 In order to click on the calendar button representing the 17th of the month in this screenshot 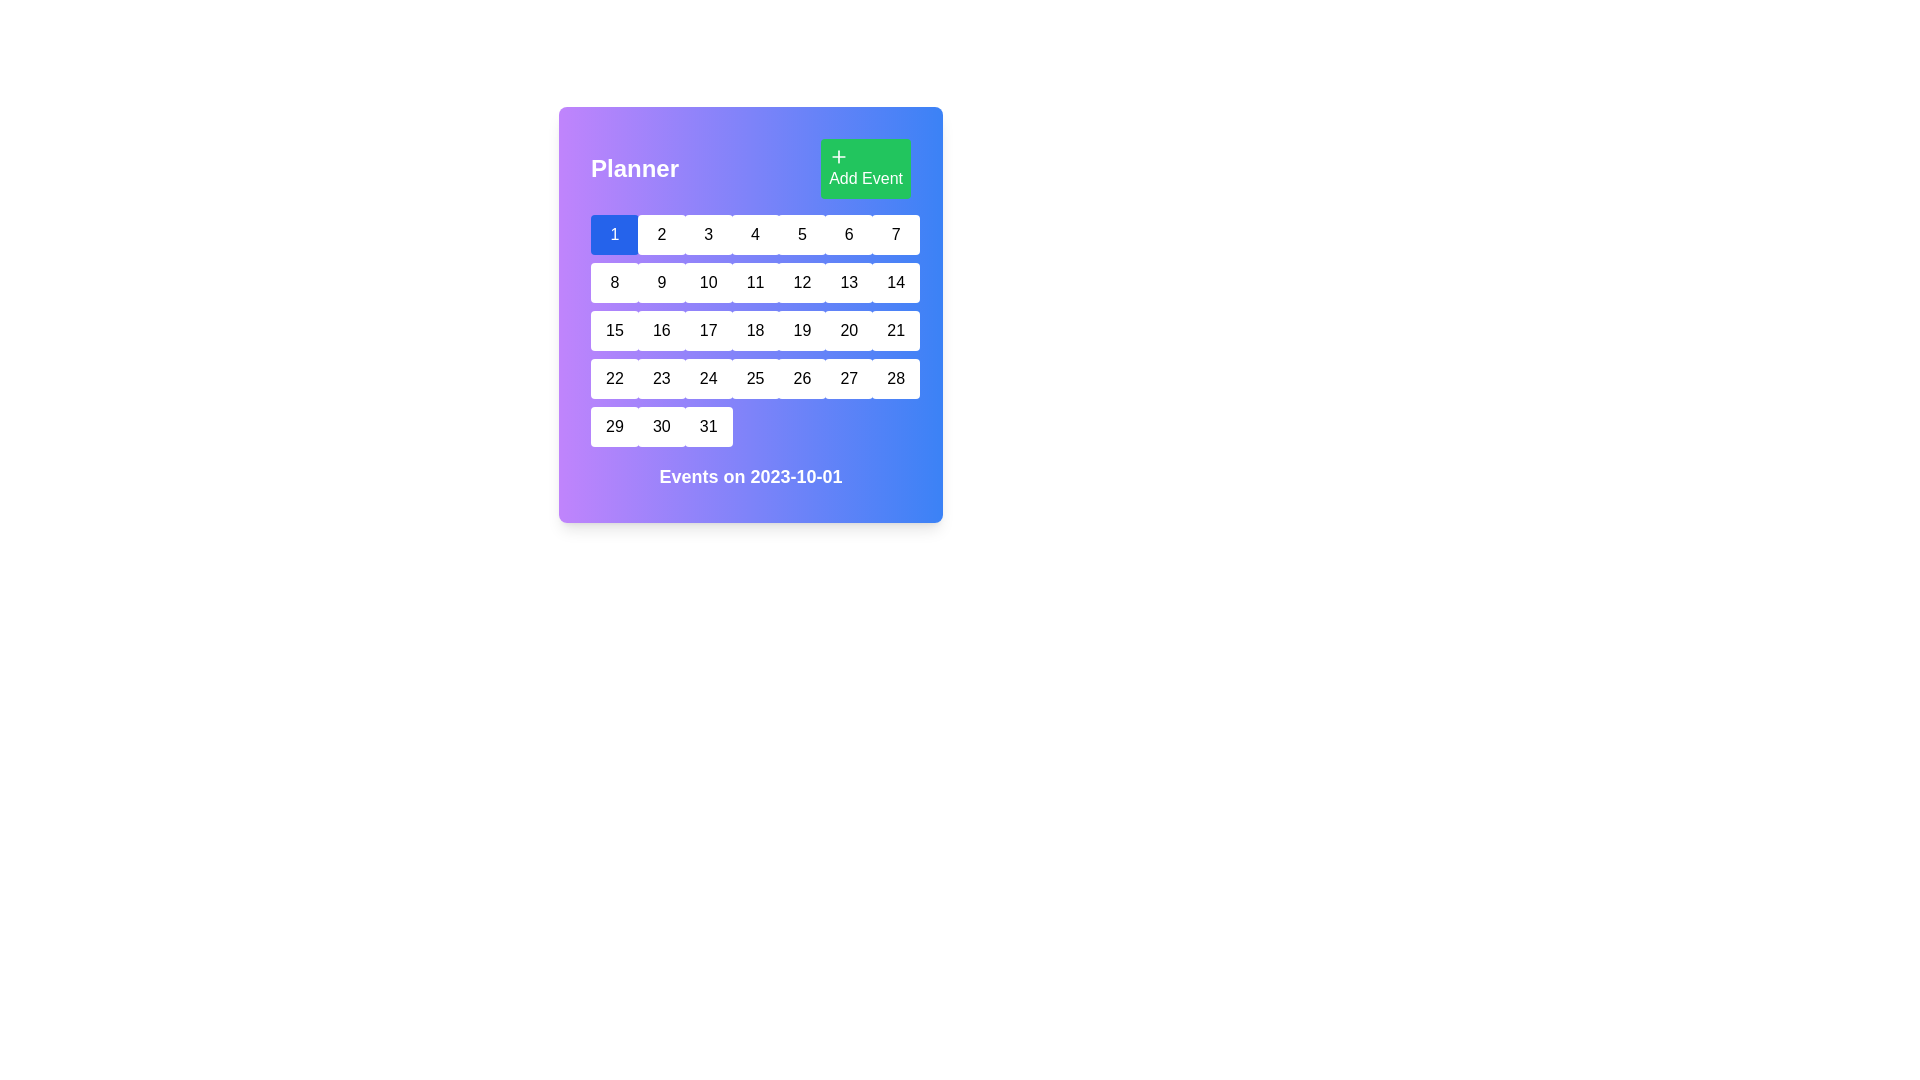, I will do `click(708, 330)`.